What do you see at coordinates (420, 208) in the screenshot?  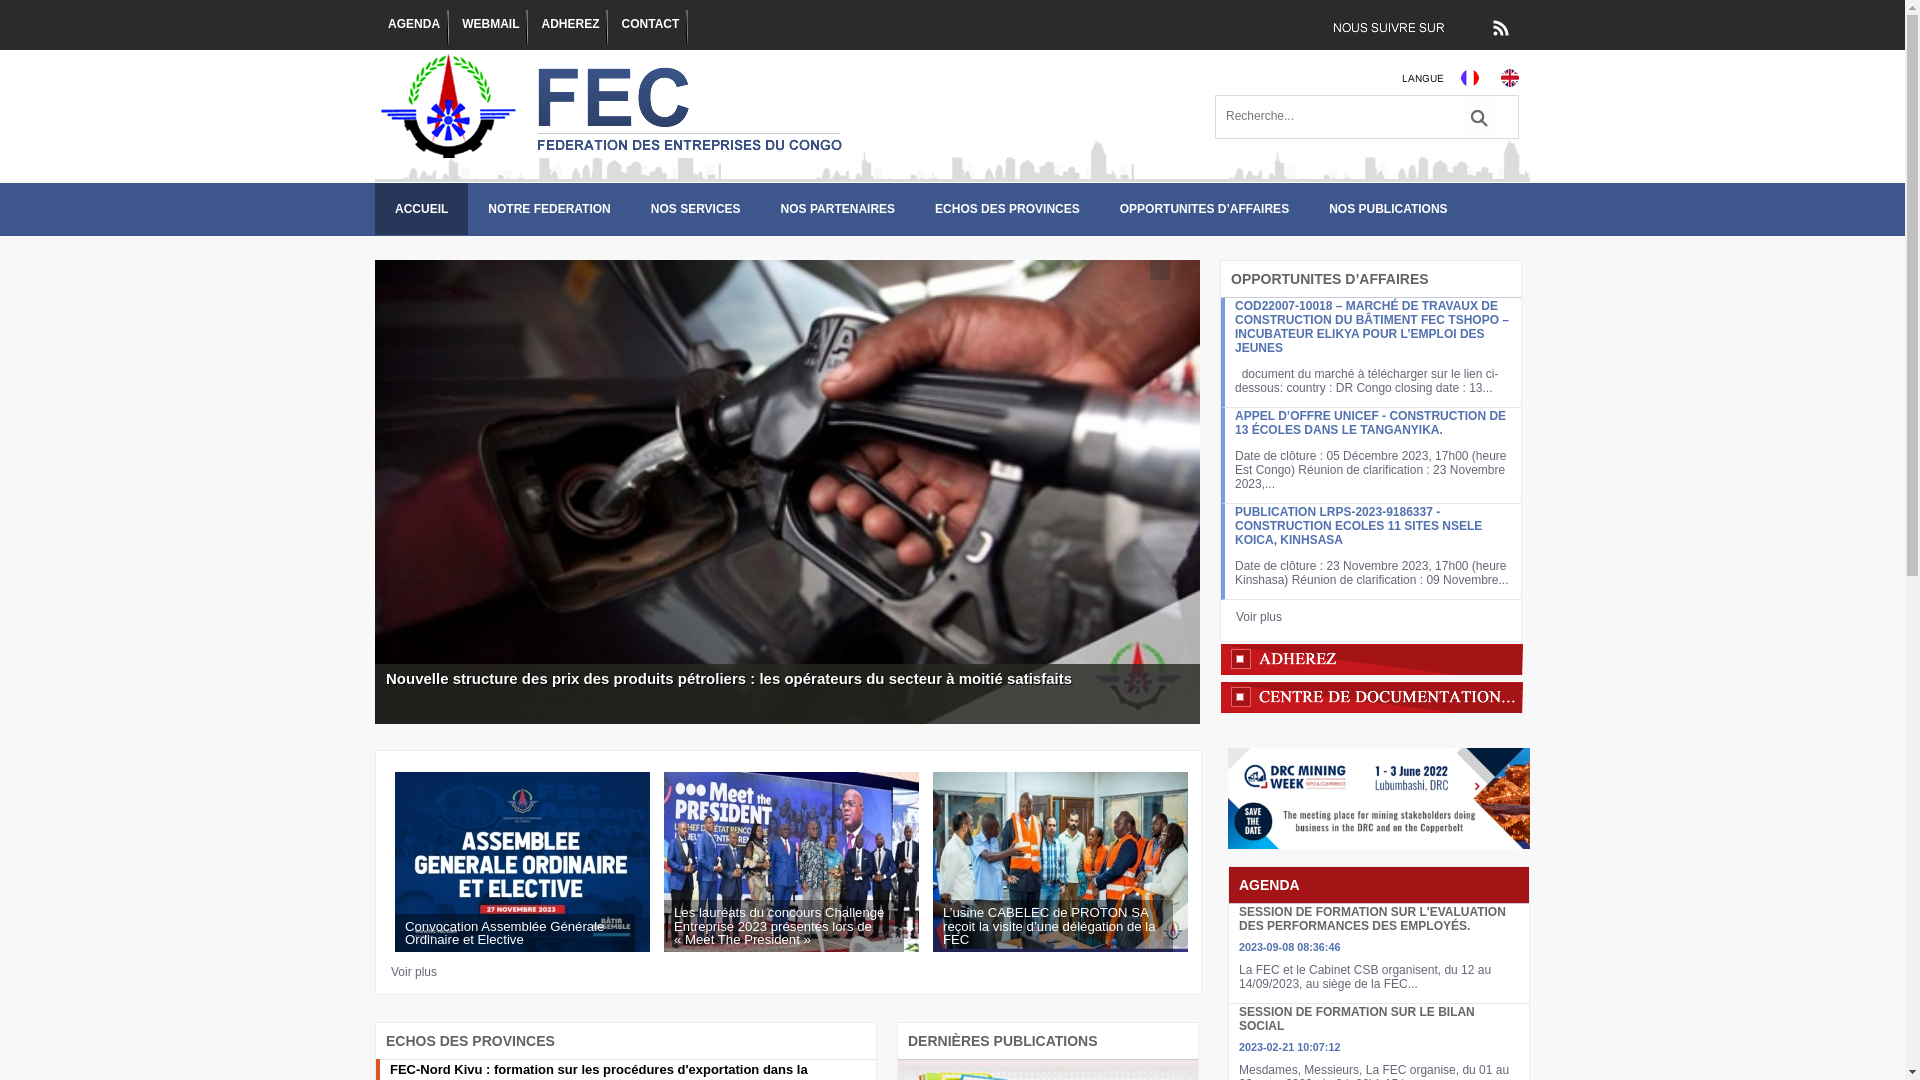 I see `'ACCUEIL'` at bounding box center [420, 208].